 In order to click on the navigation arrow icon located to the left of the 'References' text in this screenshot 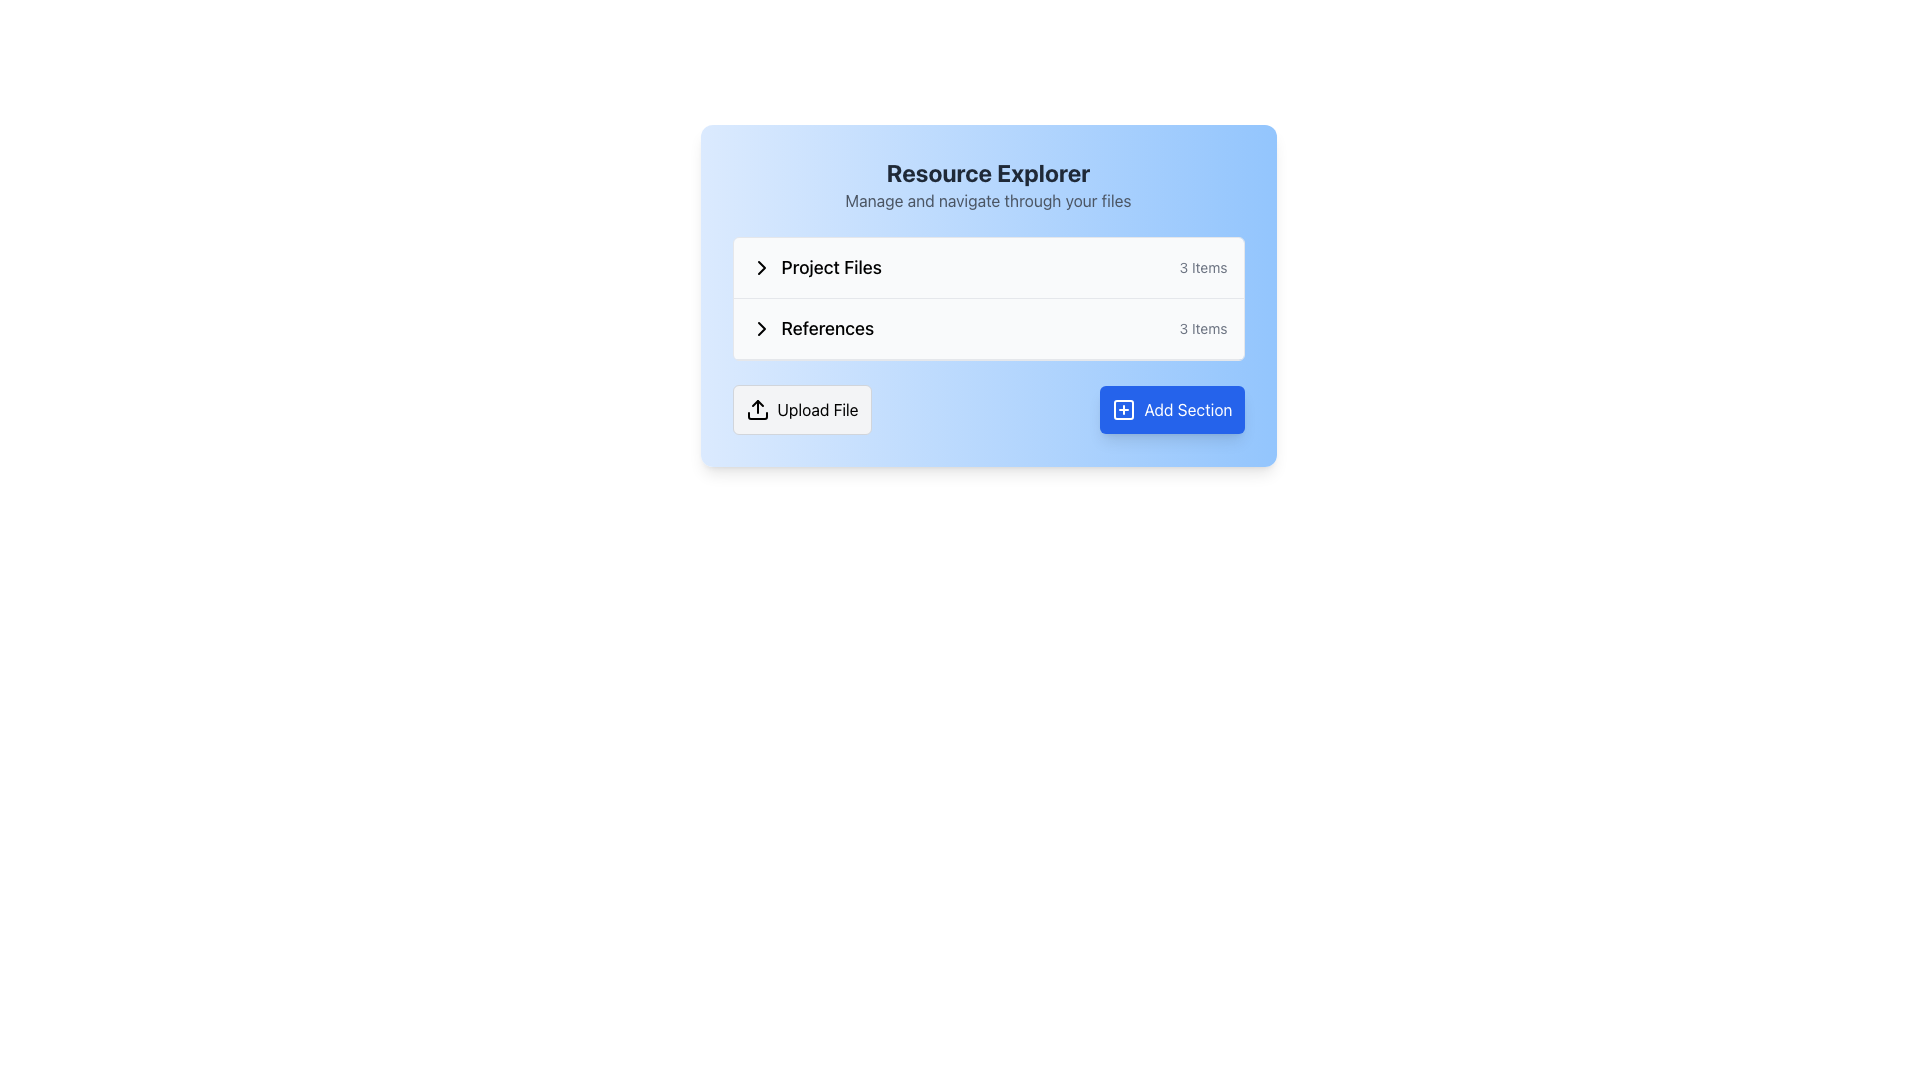, I will do `click(760, 327)`.